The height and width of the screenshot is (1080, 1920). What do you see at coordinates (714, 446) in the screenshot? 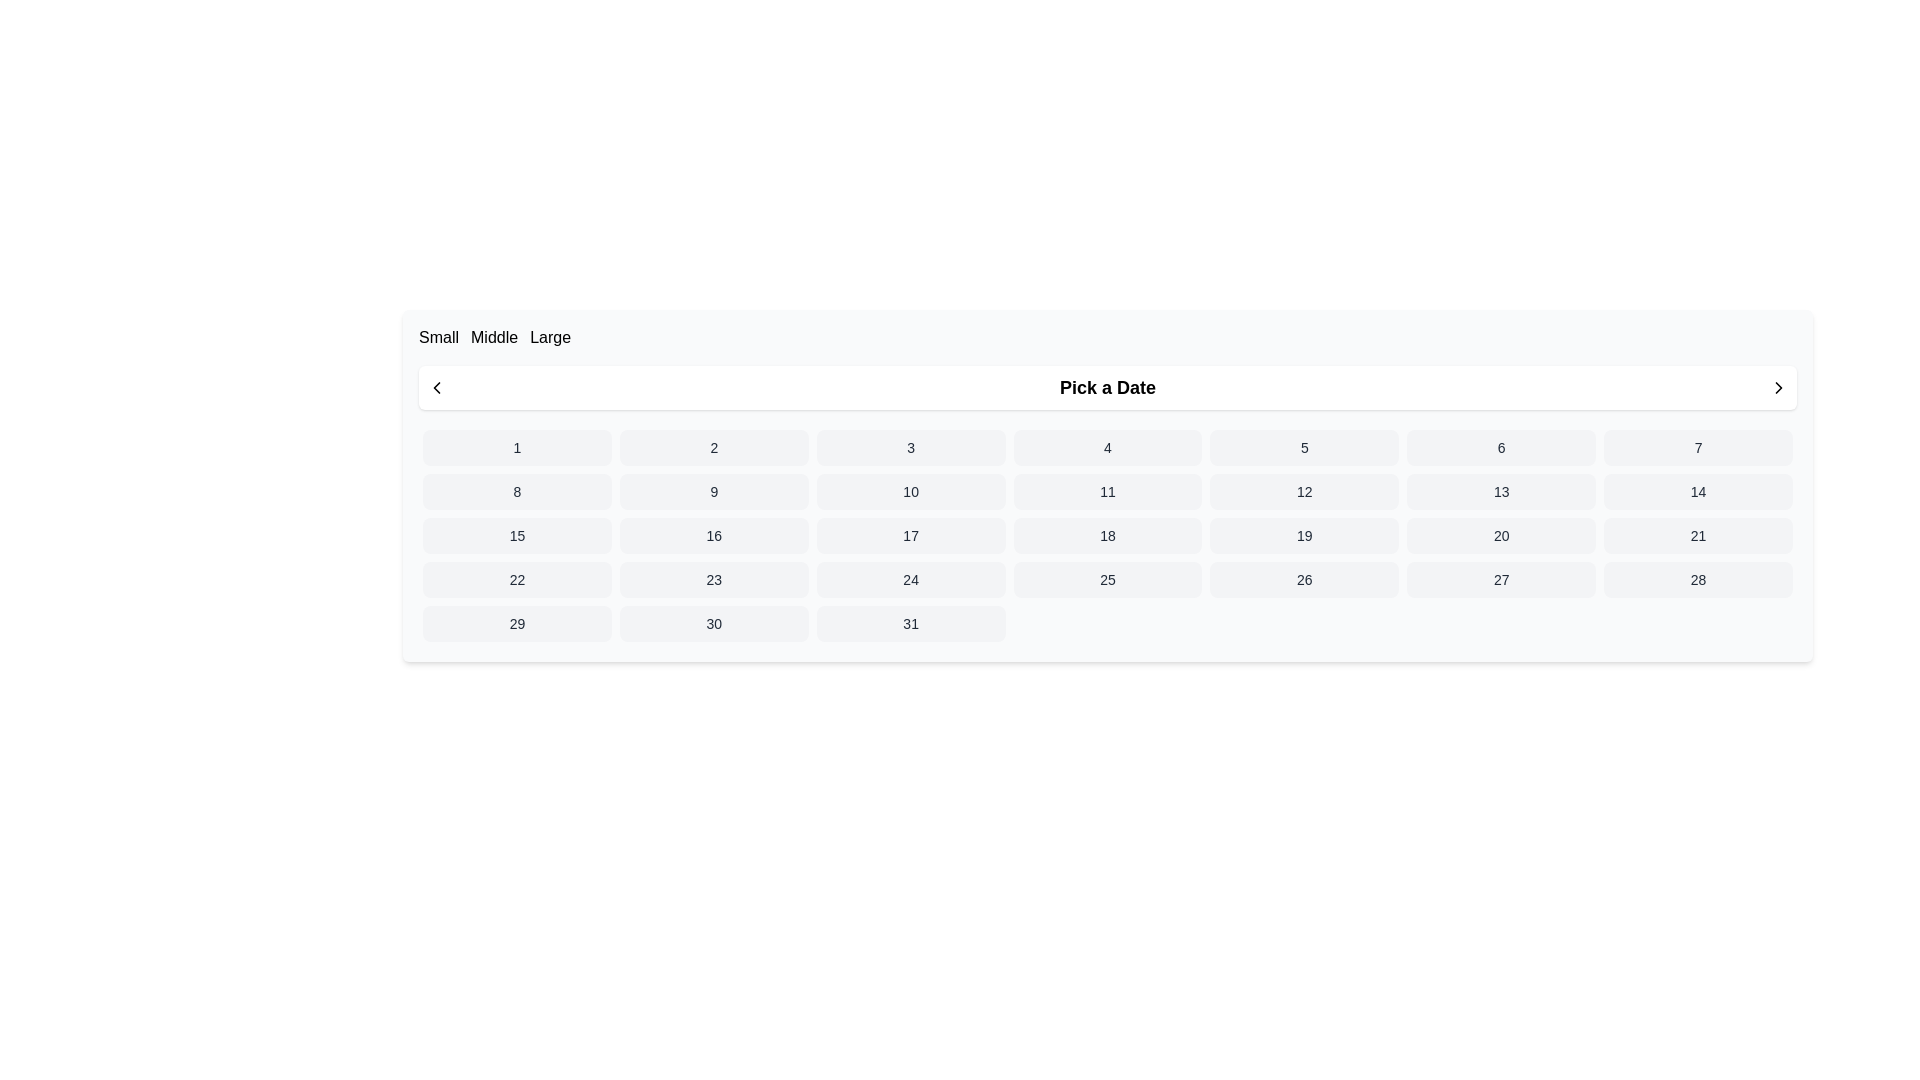
I see `the button representing the number '2' in the calendar-like interface to activate the selection for the value '2'` at bounding box center [714, 446].